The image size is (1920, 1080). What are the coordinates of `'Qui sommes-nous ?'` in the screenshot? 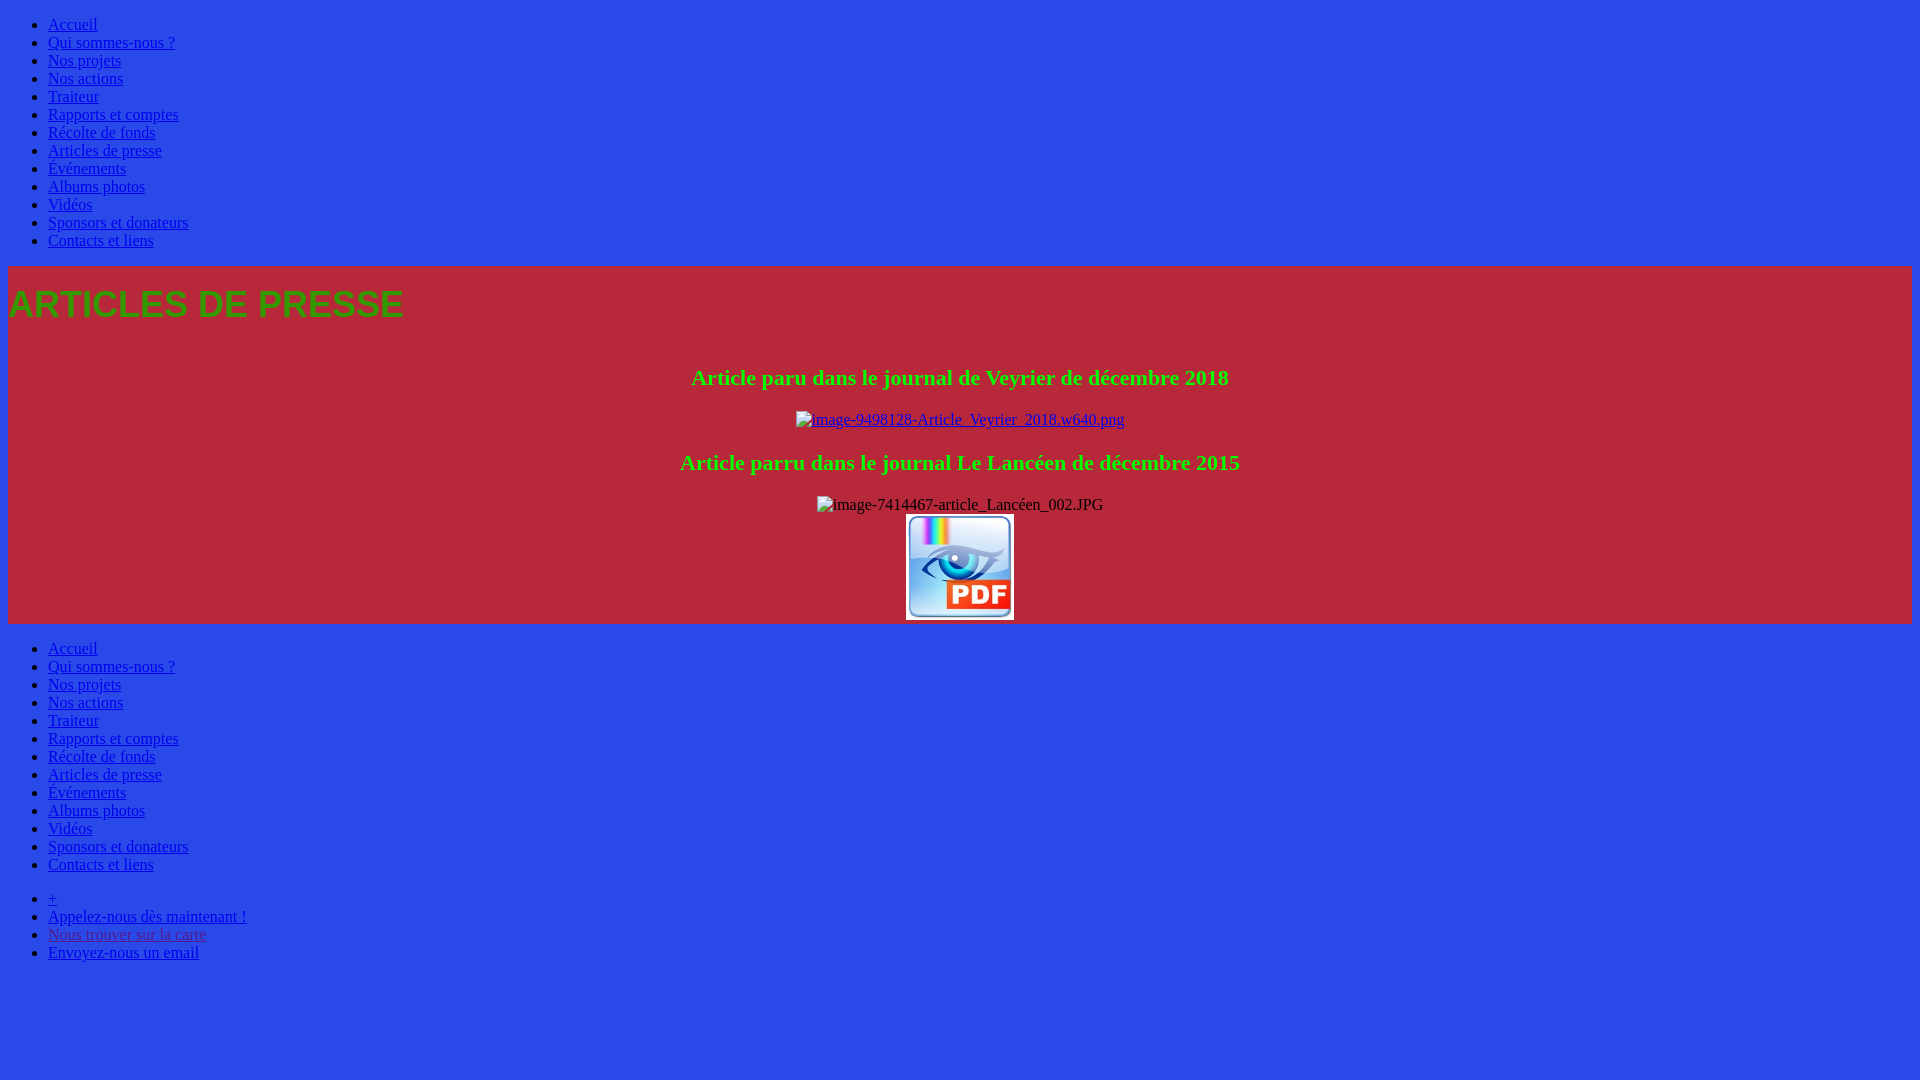 It's located at (110, 42).